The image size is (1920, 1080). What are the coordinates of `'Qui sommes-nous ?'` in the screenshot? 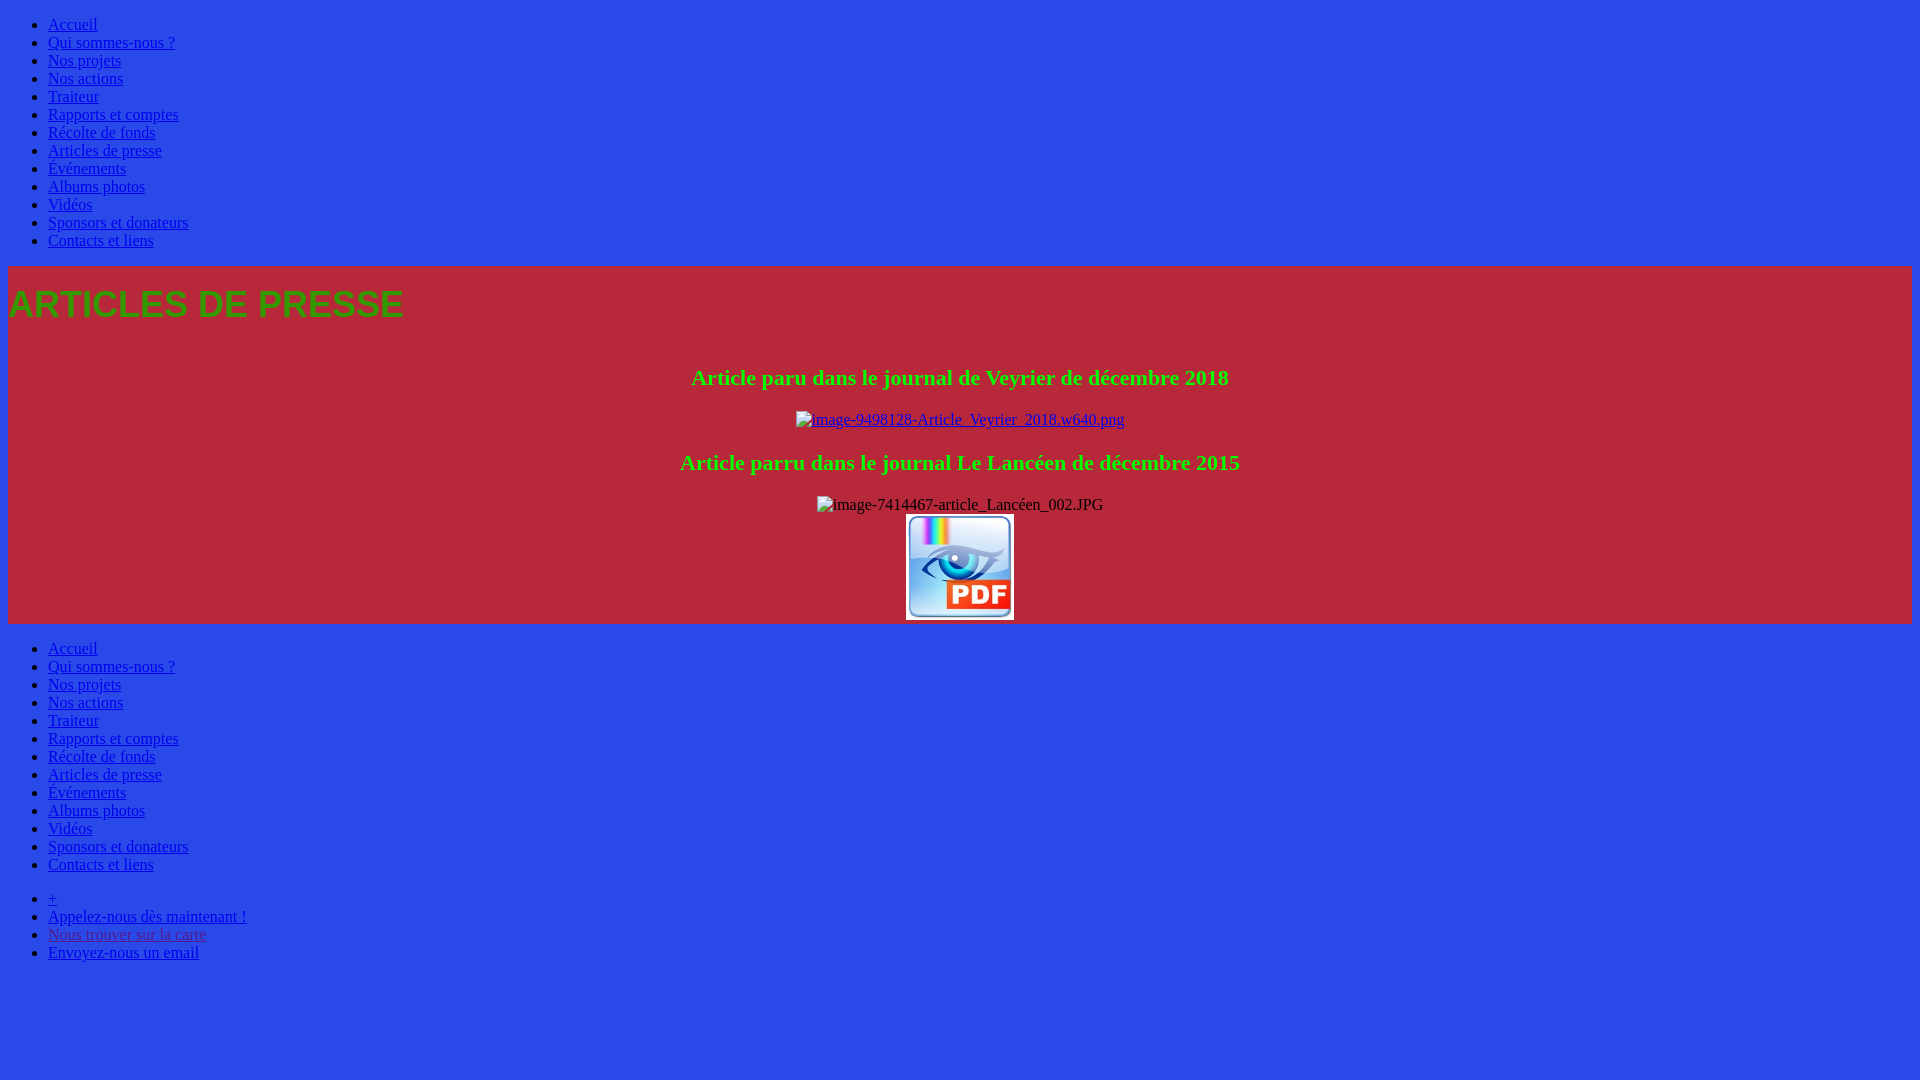 It's located at (110, 42).